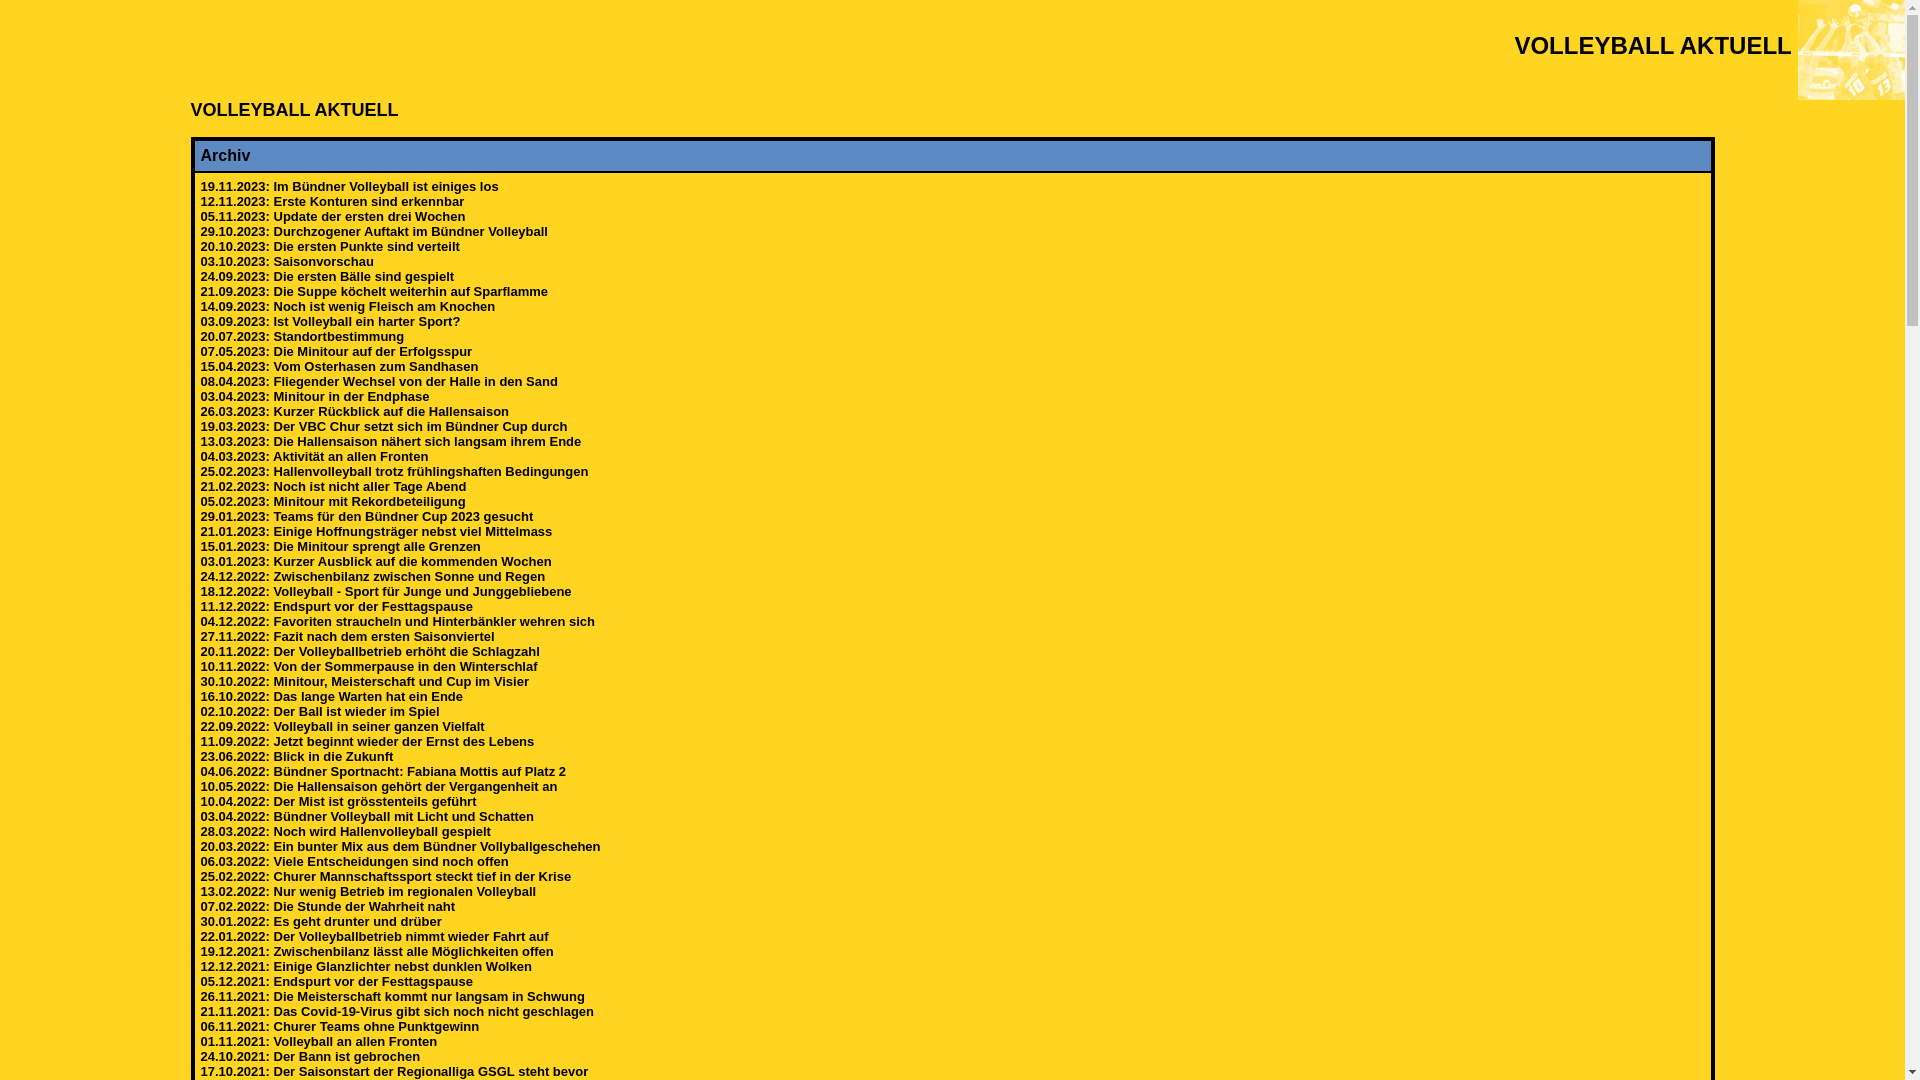 The height and width of the screenshot is (1080, 1920). Describe the element at coordinates (332, 500) in the screenshot. I see `'05.02.2023: Minitour mit Rekordbeteiligung'` at that location.